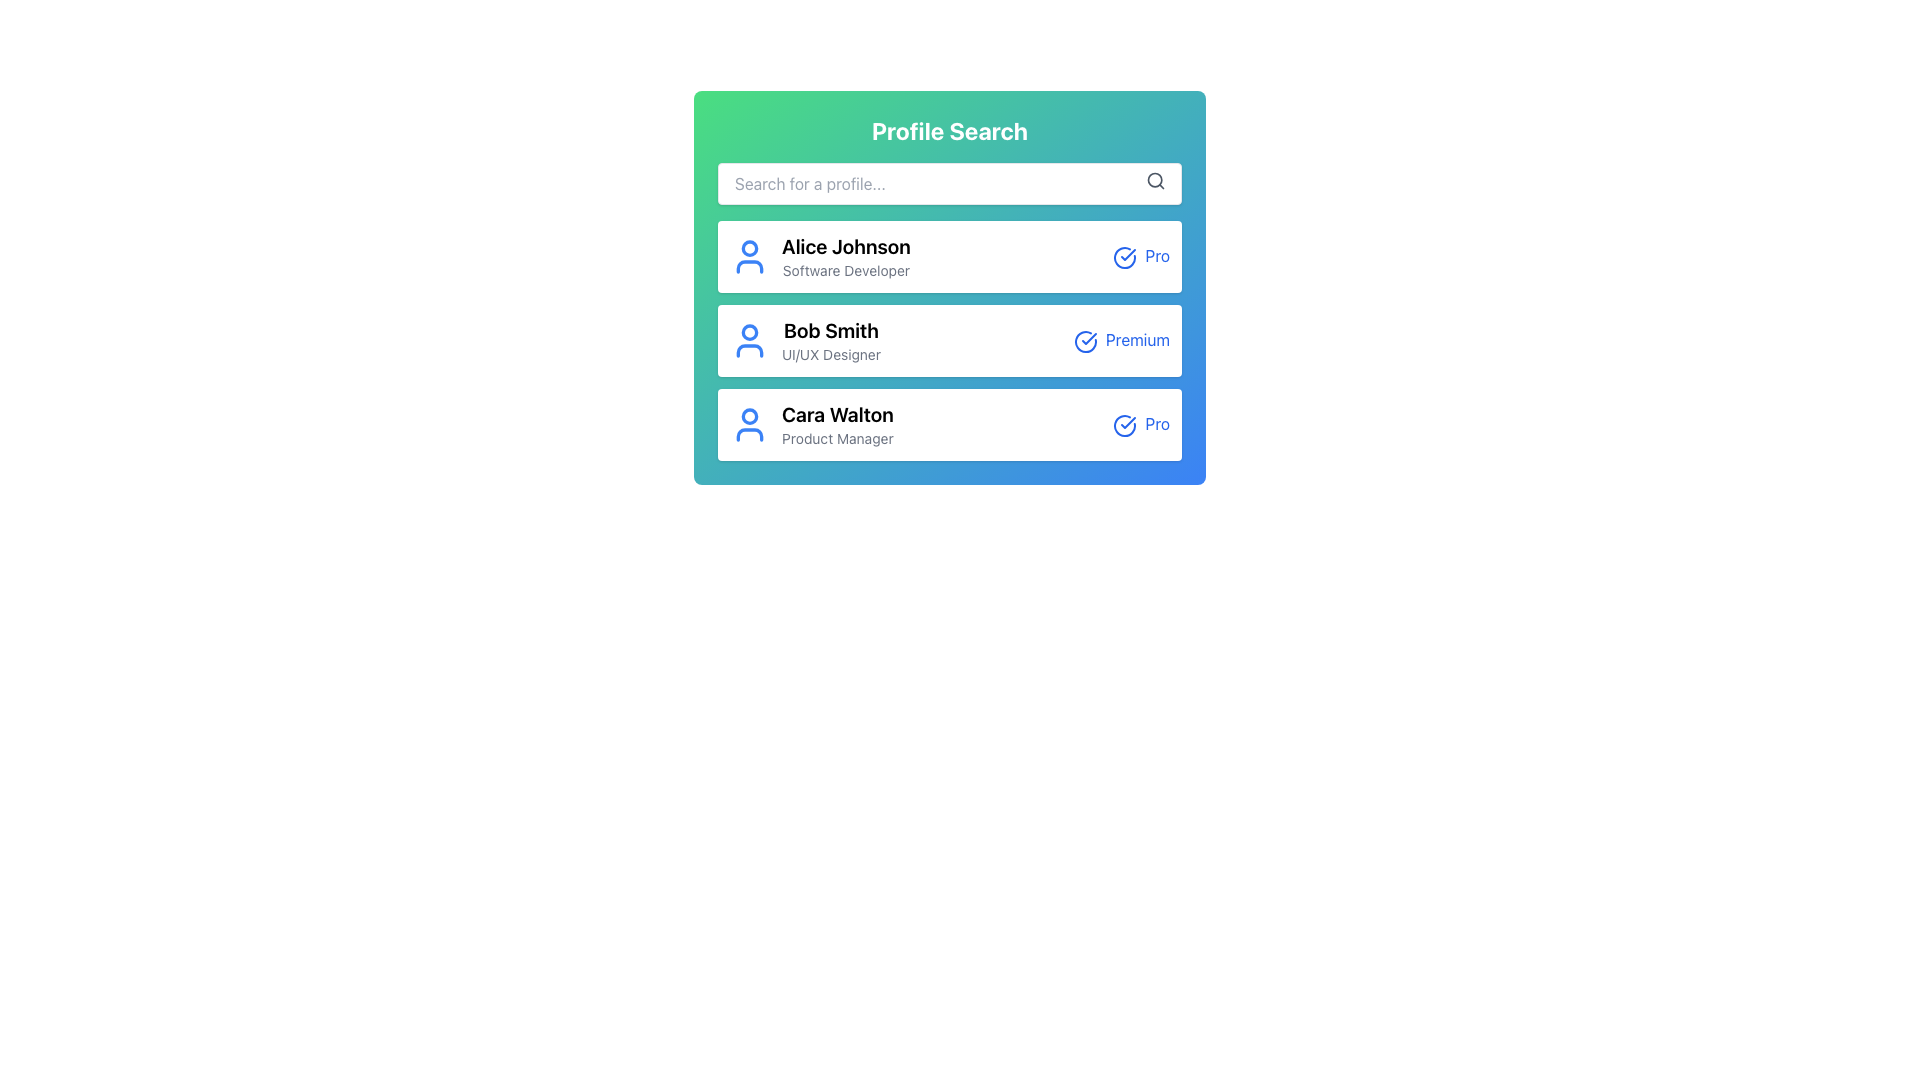 This screenshot has height=1080, width=1920. I want to click on the Circle SVG element that represents the head in a user icon, which is centrally positioned within the user profile graphic, so click(748, 246).